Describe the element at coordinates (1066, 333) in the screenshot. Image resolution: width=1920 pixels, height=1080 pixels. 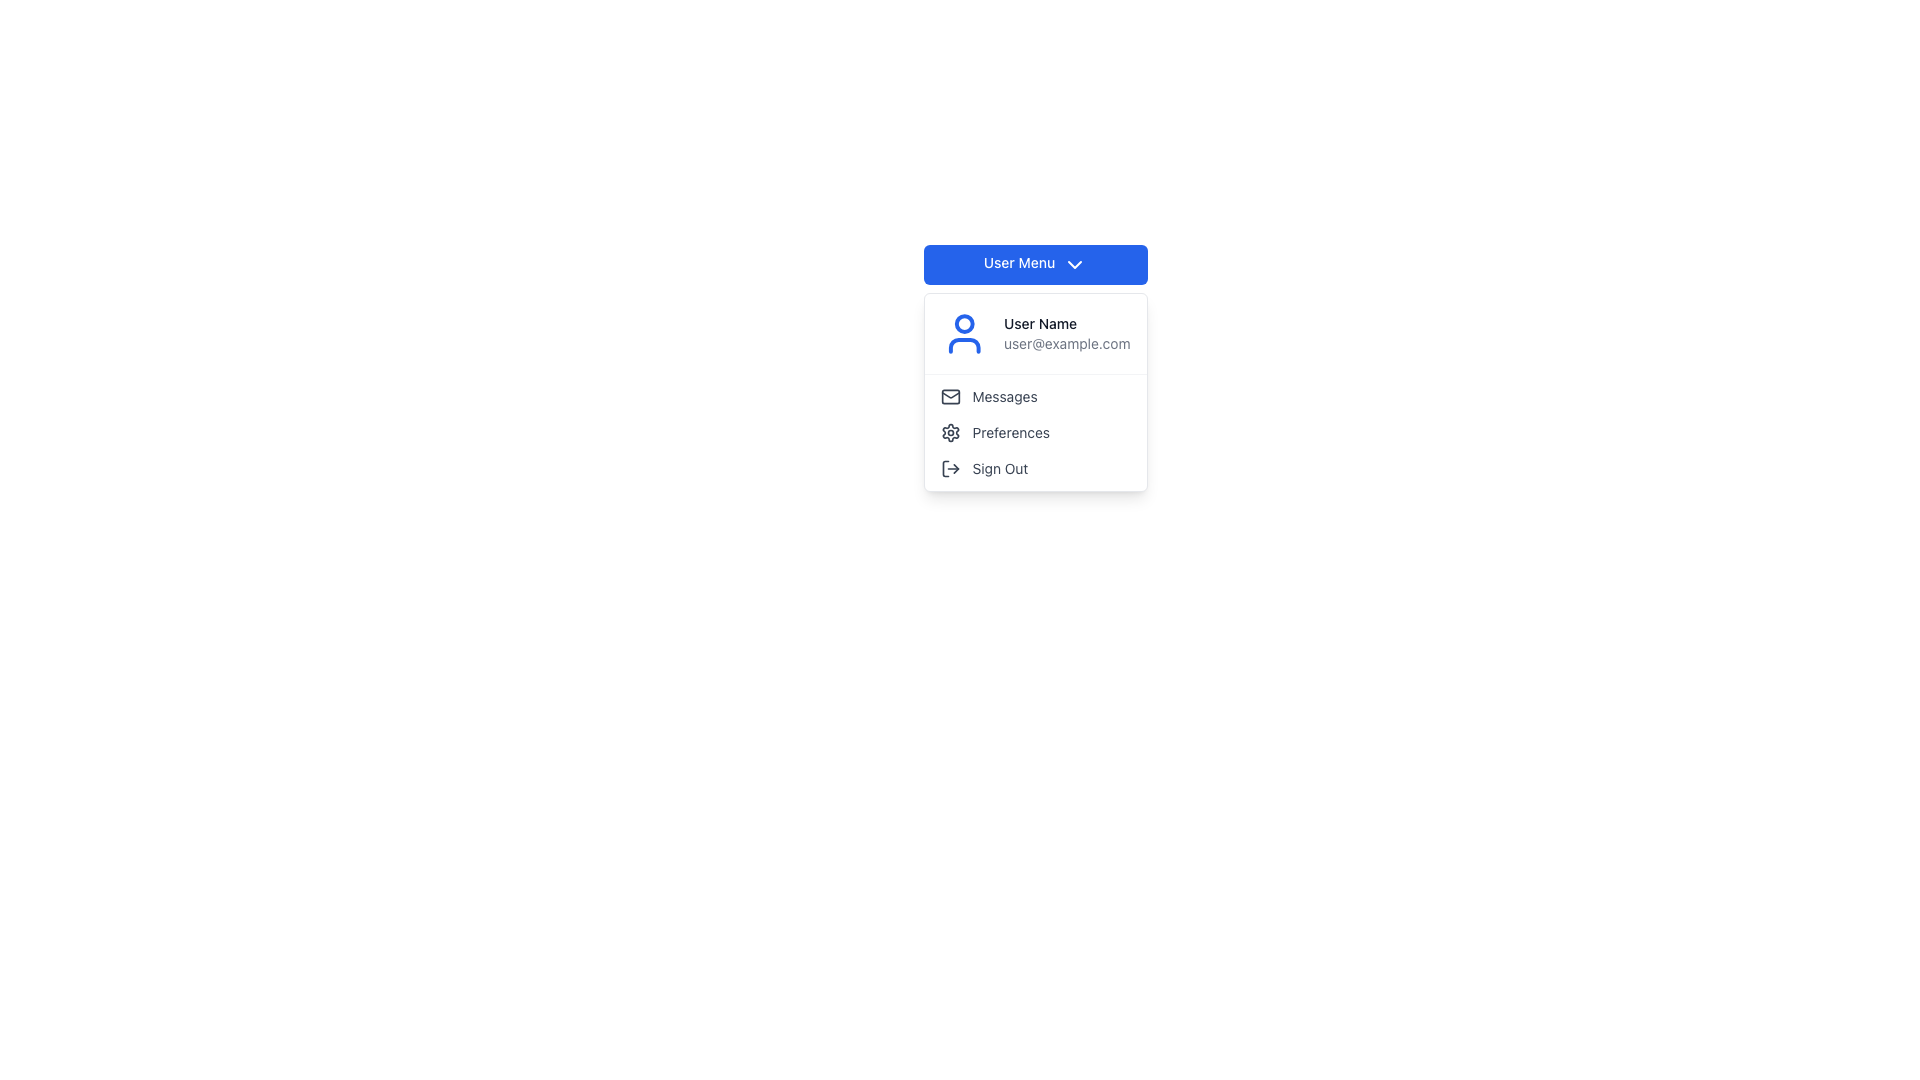
I see `the 'User Name' text label, which is a bold label displaying 'User Name' and the email 'user@example.com' in a dropdown panel under the 'User Menu' button` at that location.